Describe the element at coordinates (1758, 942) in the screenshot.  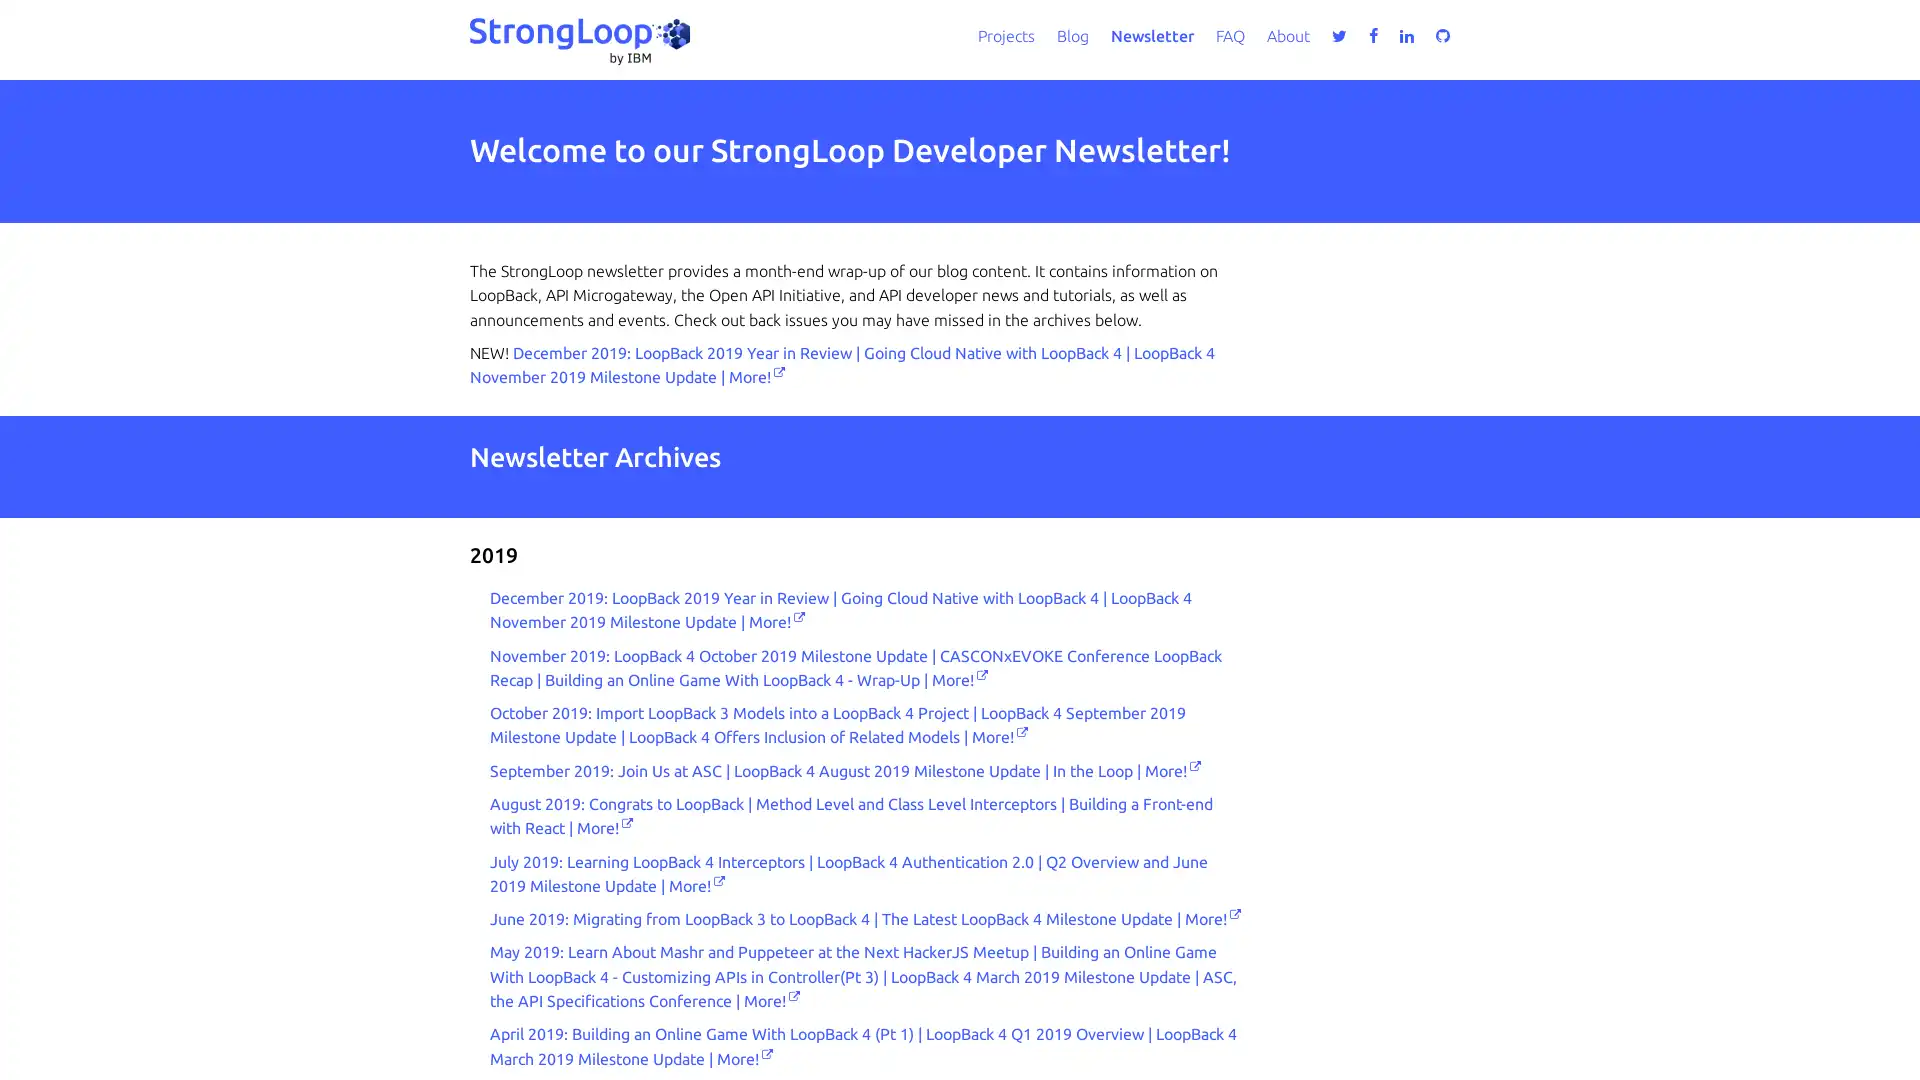
I see `Accept all` at that location.